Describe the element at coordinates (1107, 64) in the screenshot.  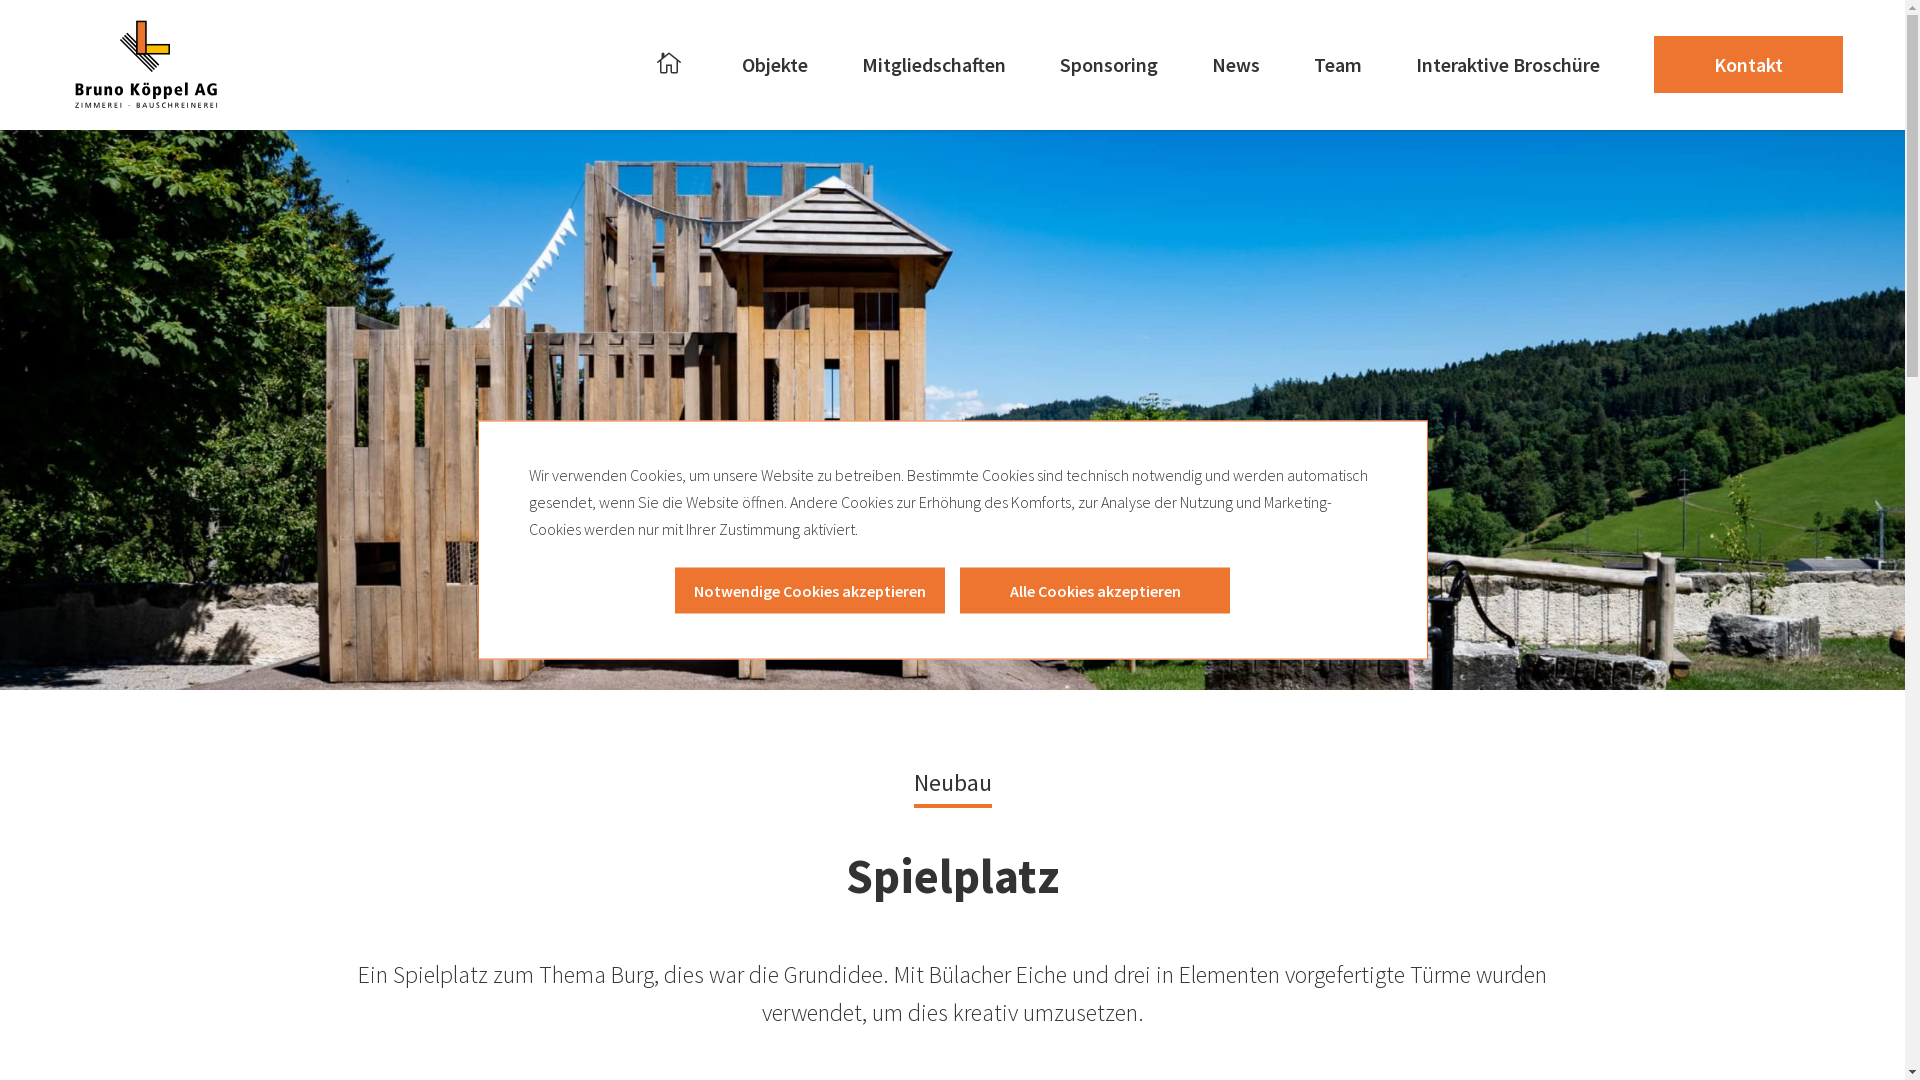
I see `'Sponsoring'` at that location.